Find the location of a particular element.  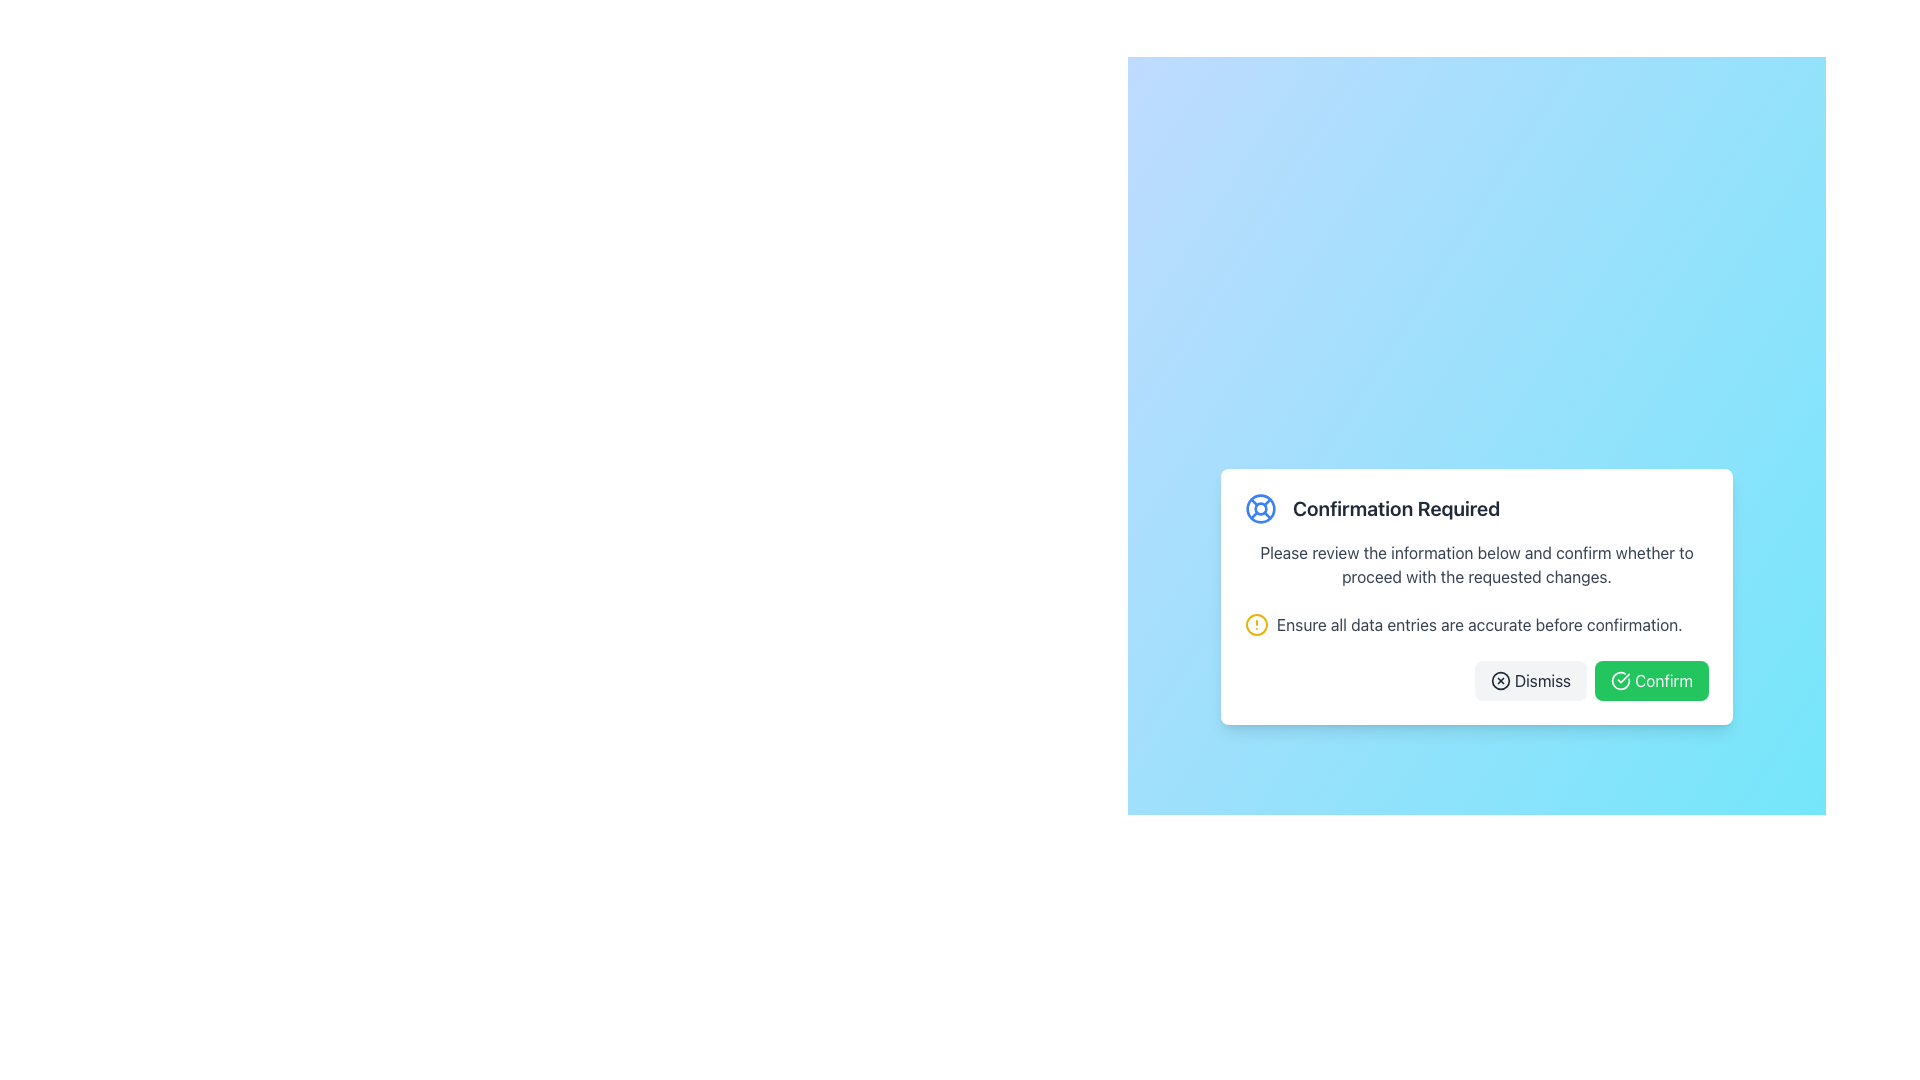

the warning symbol icon, which is a yellow circular alert graphic with an exclamation mark, located to the left of the cautionary text in the dialog box is located at coordinates (1256, 623).